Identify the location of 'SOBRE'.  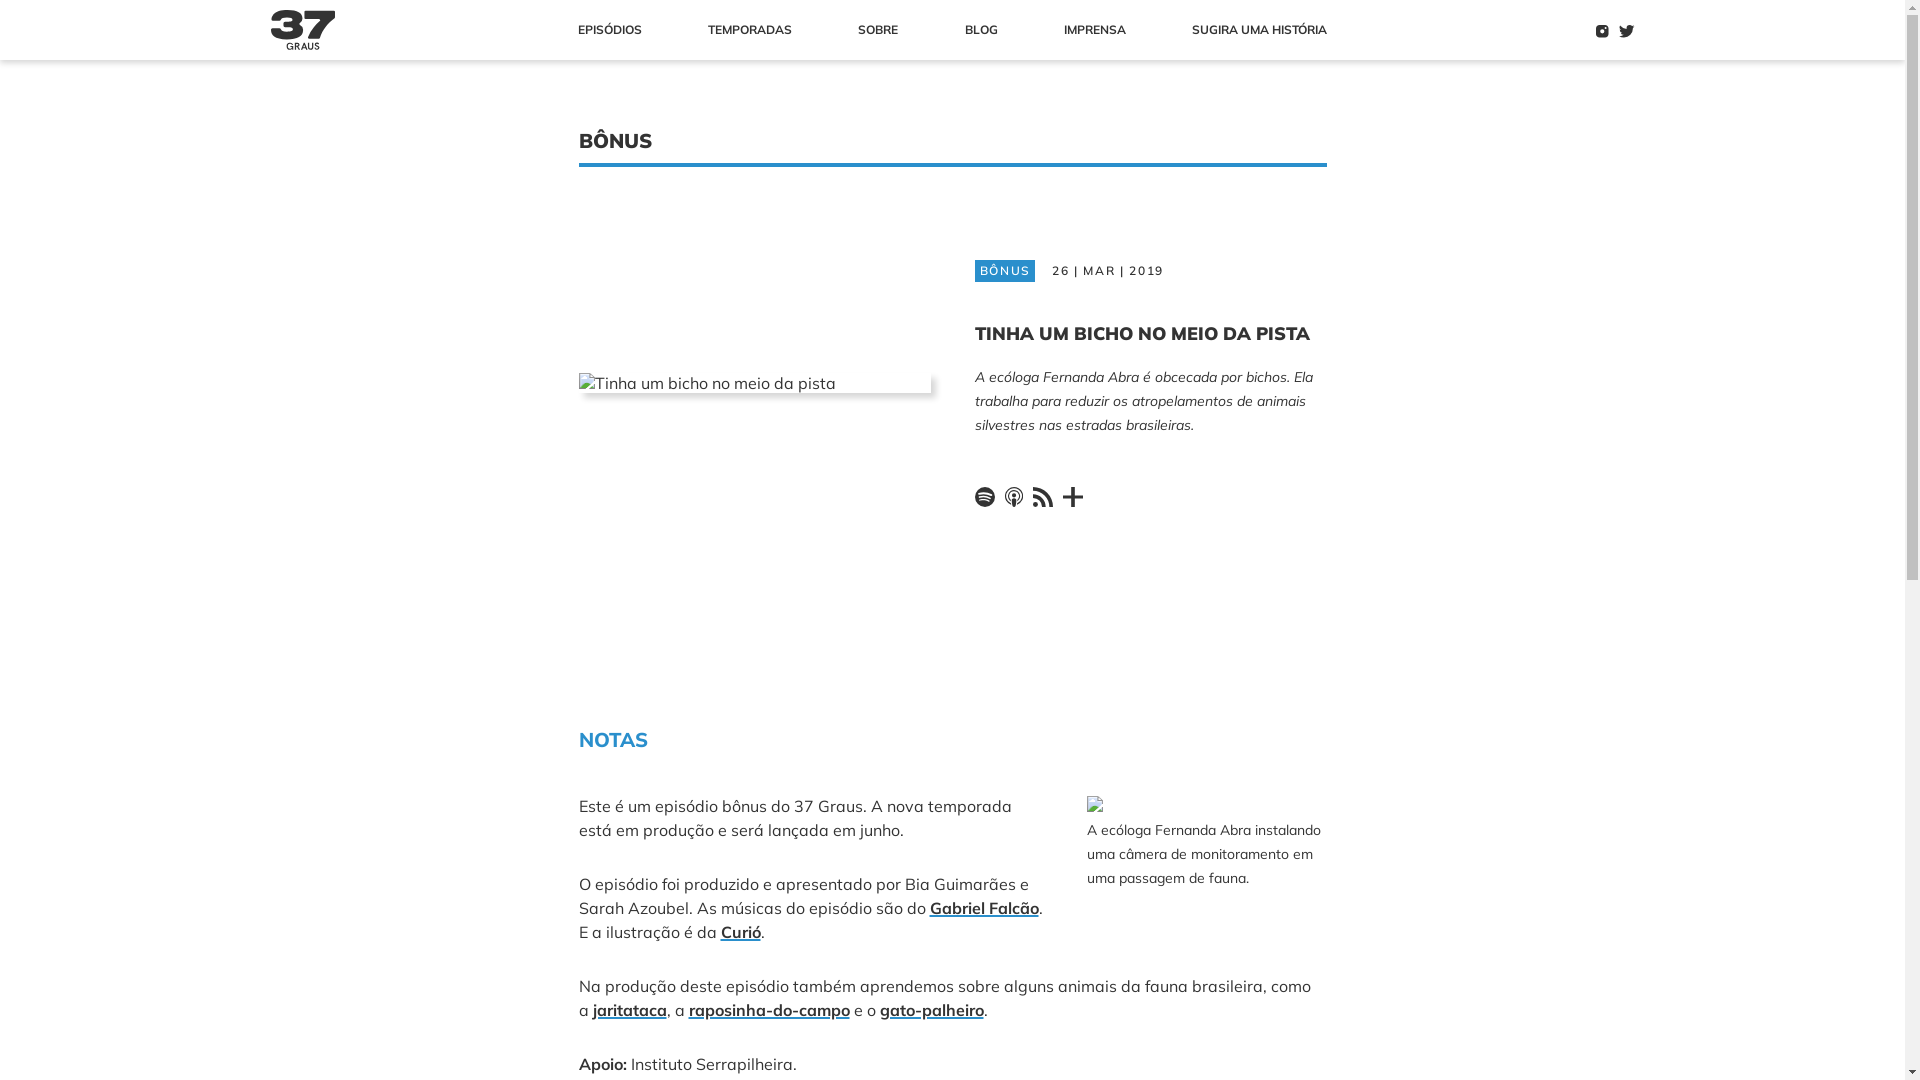
(878, 30).